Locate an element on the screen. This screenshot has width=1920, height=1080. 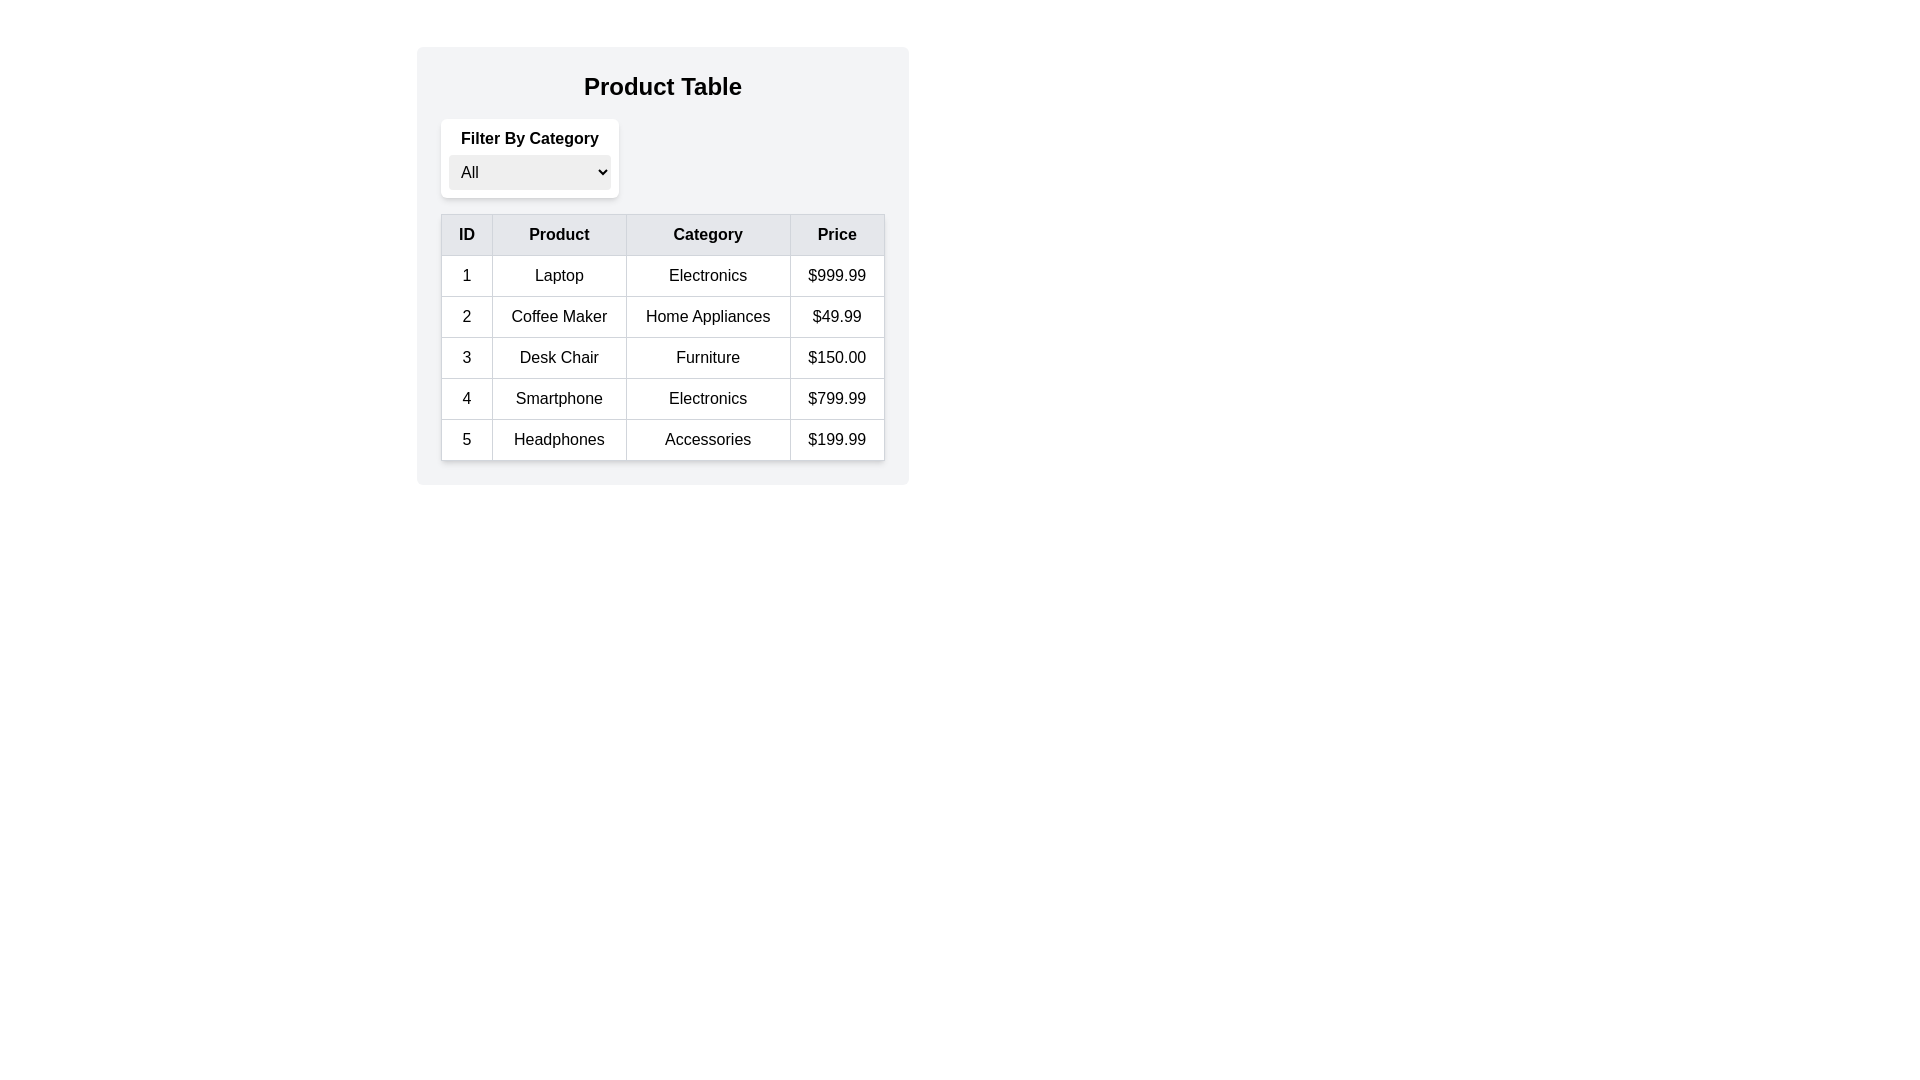
the static text cell containing the text '3' in the leftmost column of the third row of the table under the 'ID' column is located at coordinates (465, 357).